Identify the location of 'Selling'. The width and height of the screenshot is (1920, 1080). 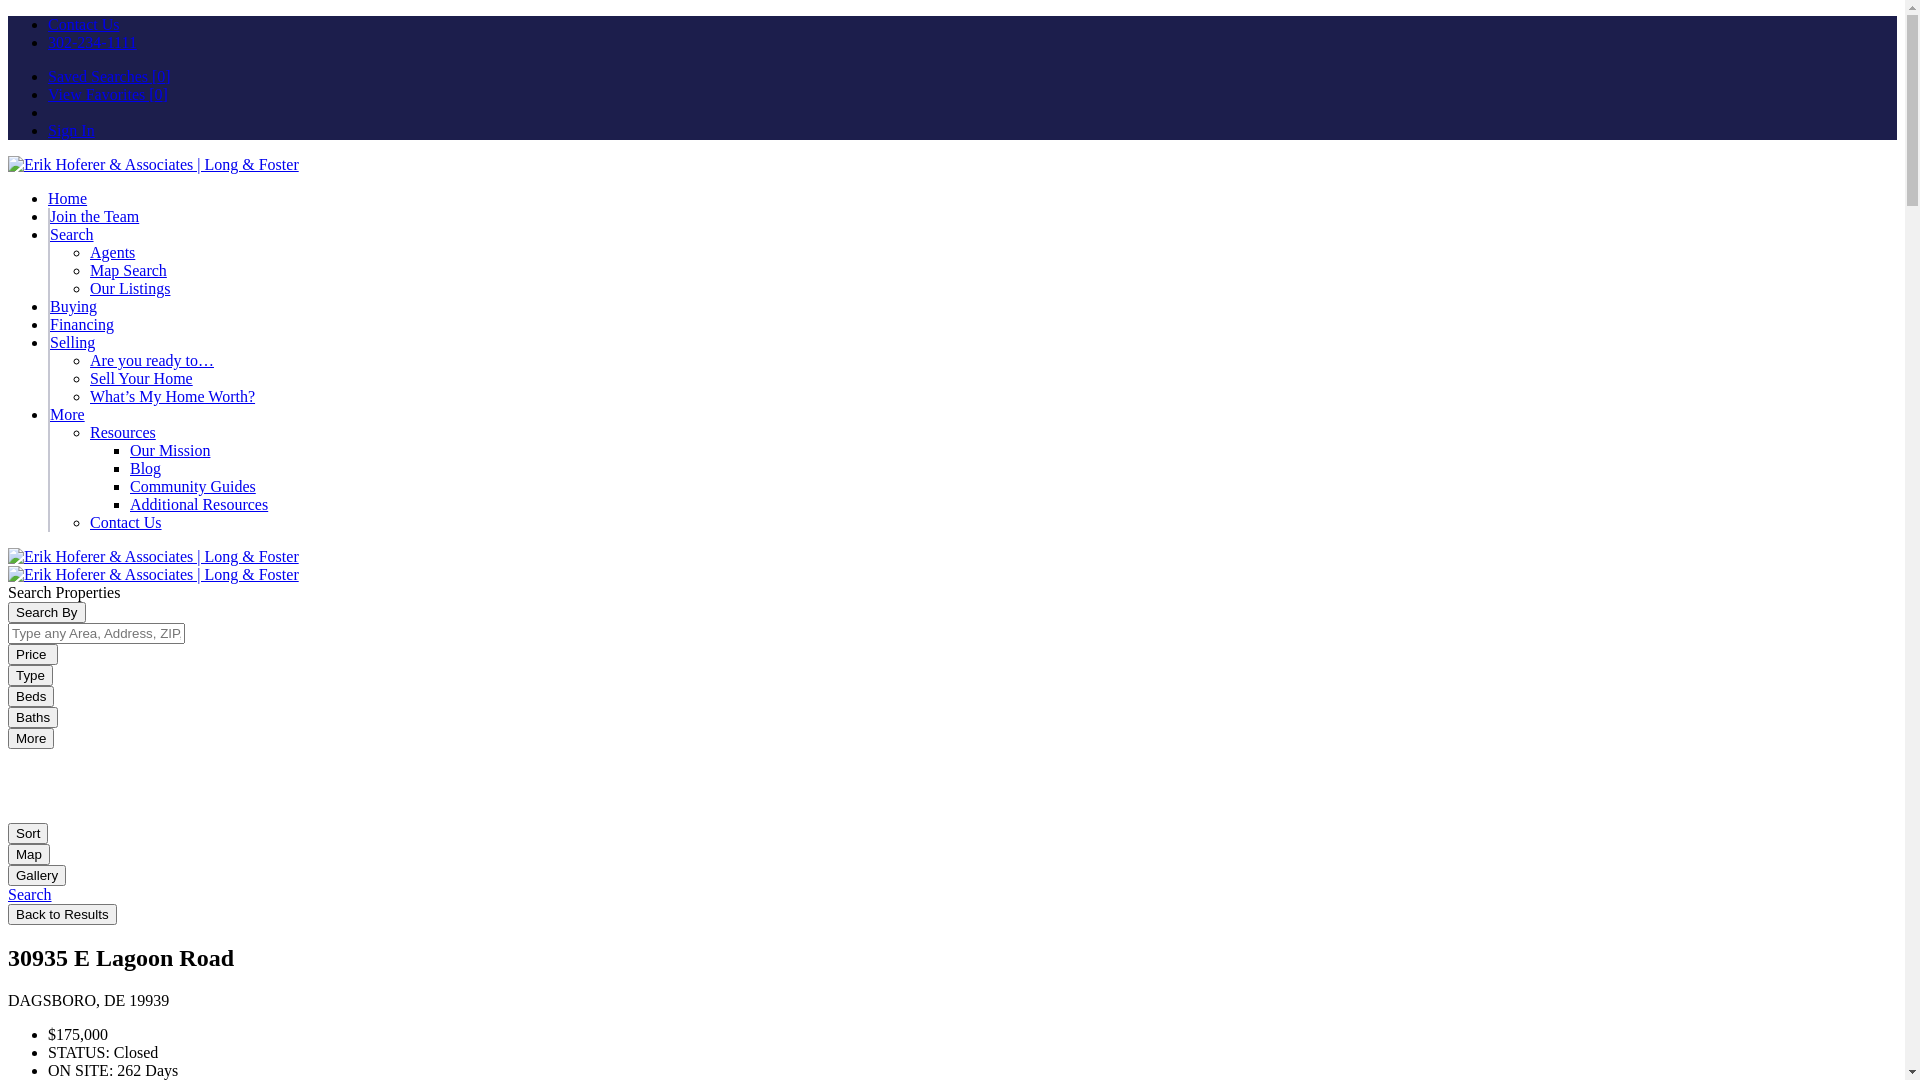
(72, 341).